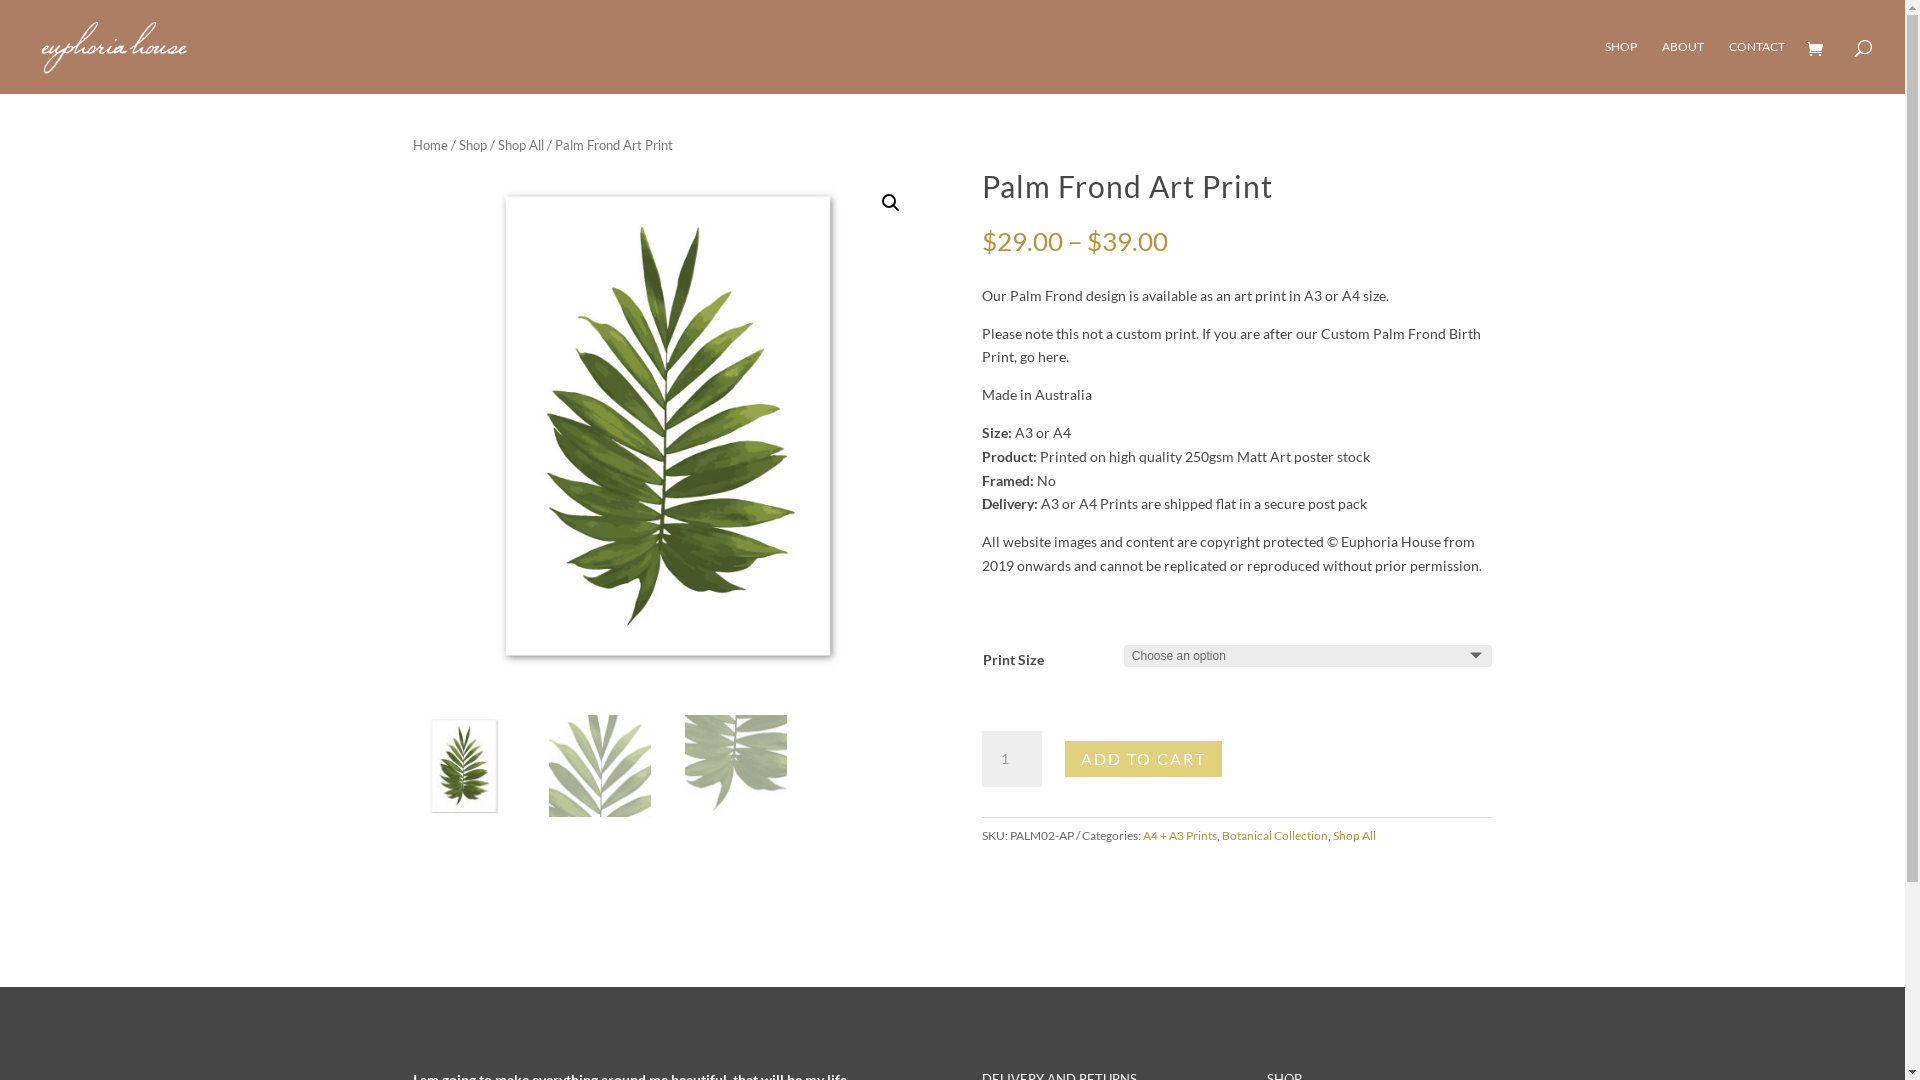  What do you see at coordinates (1180, 835) in the screenshot?
I see `'A4 + A3 Prints'` at bounding box center [1180, 835].